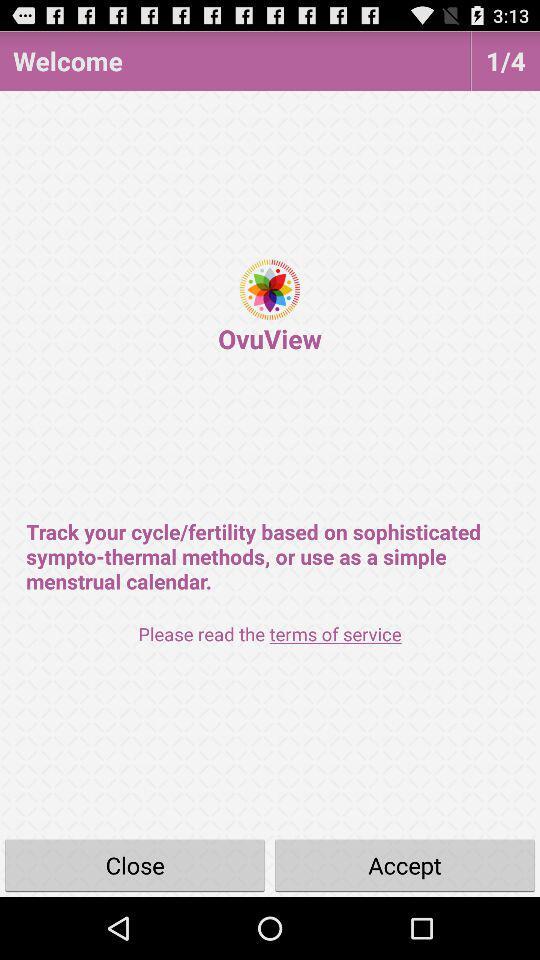 This screenshot has width=540, height=960. Describe the element at coordinates (135, 864) in the screenshot. I see `close icon` at that location.